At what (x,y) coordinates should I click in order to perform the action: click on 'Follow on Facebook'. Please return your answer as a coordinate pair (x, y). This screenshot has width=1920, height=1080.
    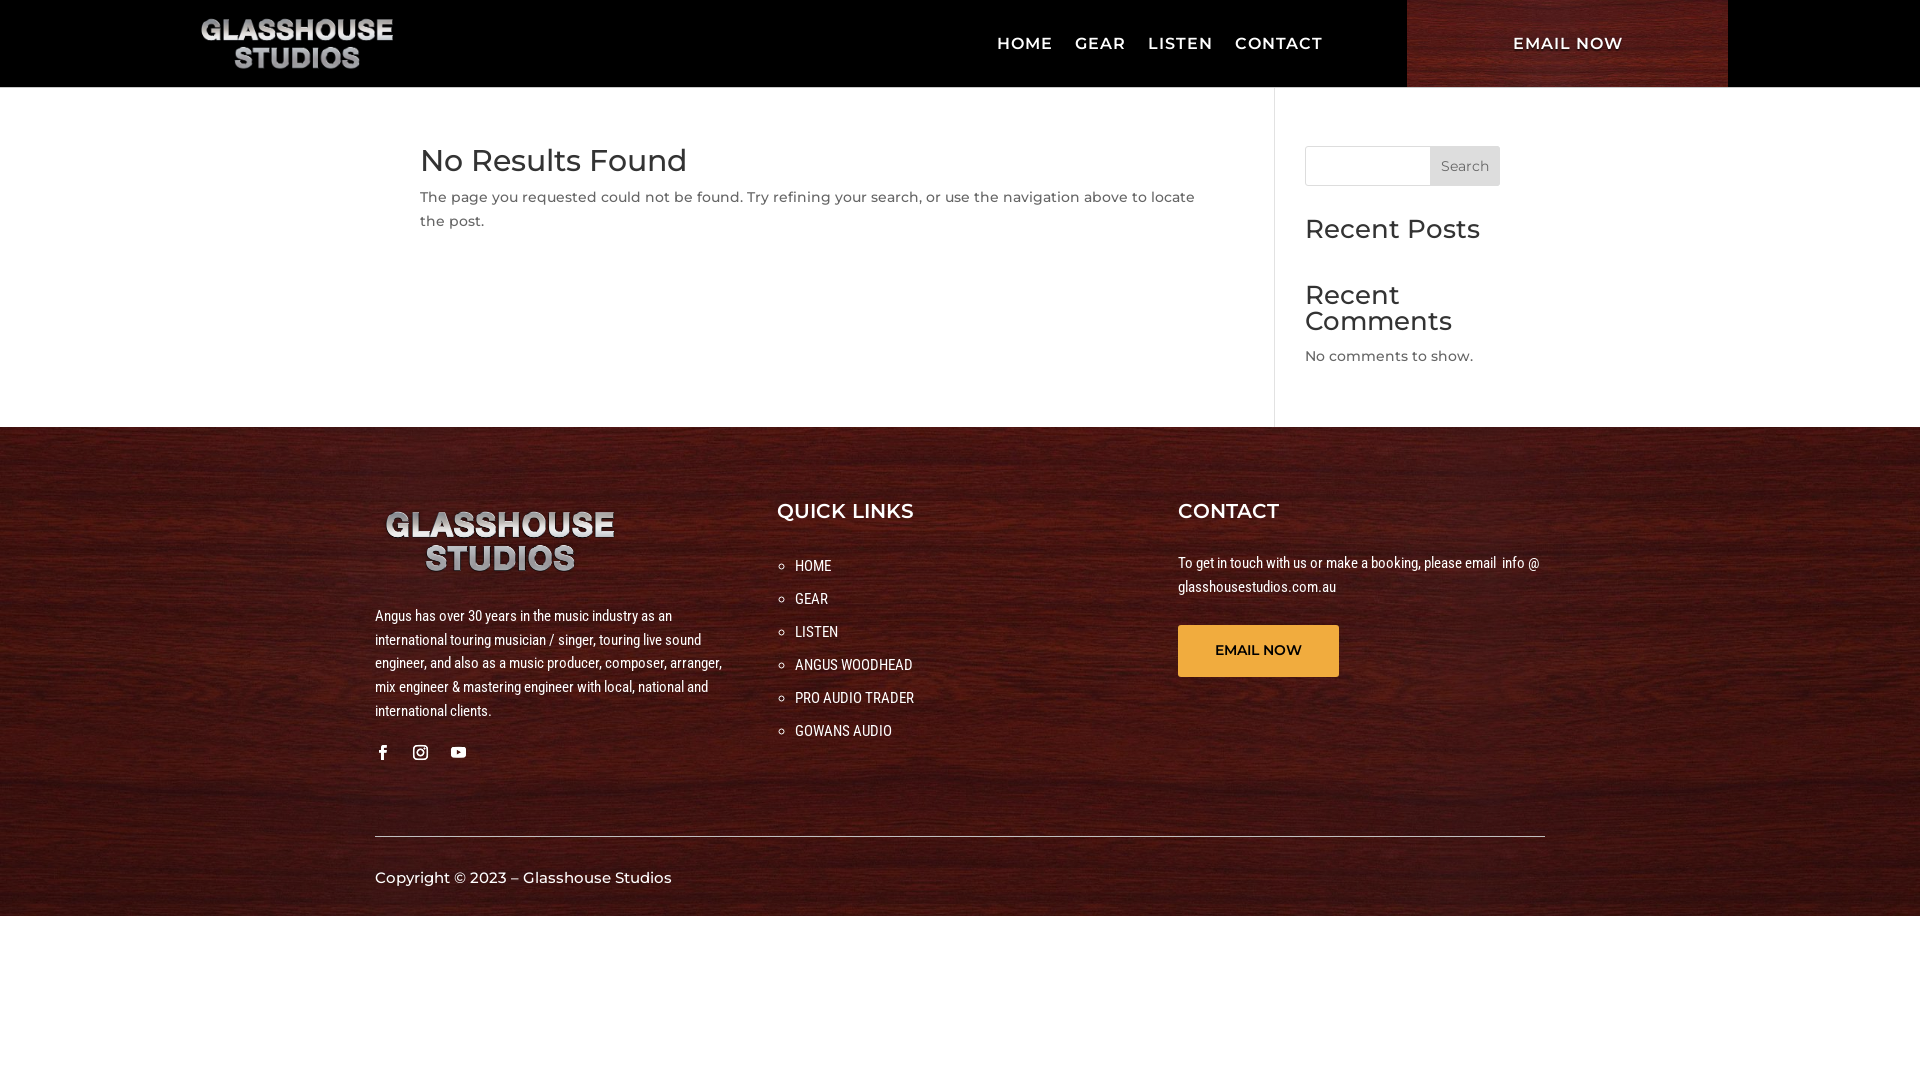
    Looking at the image, I should click on (382, 752).